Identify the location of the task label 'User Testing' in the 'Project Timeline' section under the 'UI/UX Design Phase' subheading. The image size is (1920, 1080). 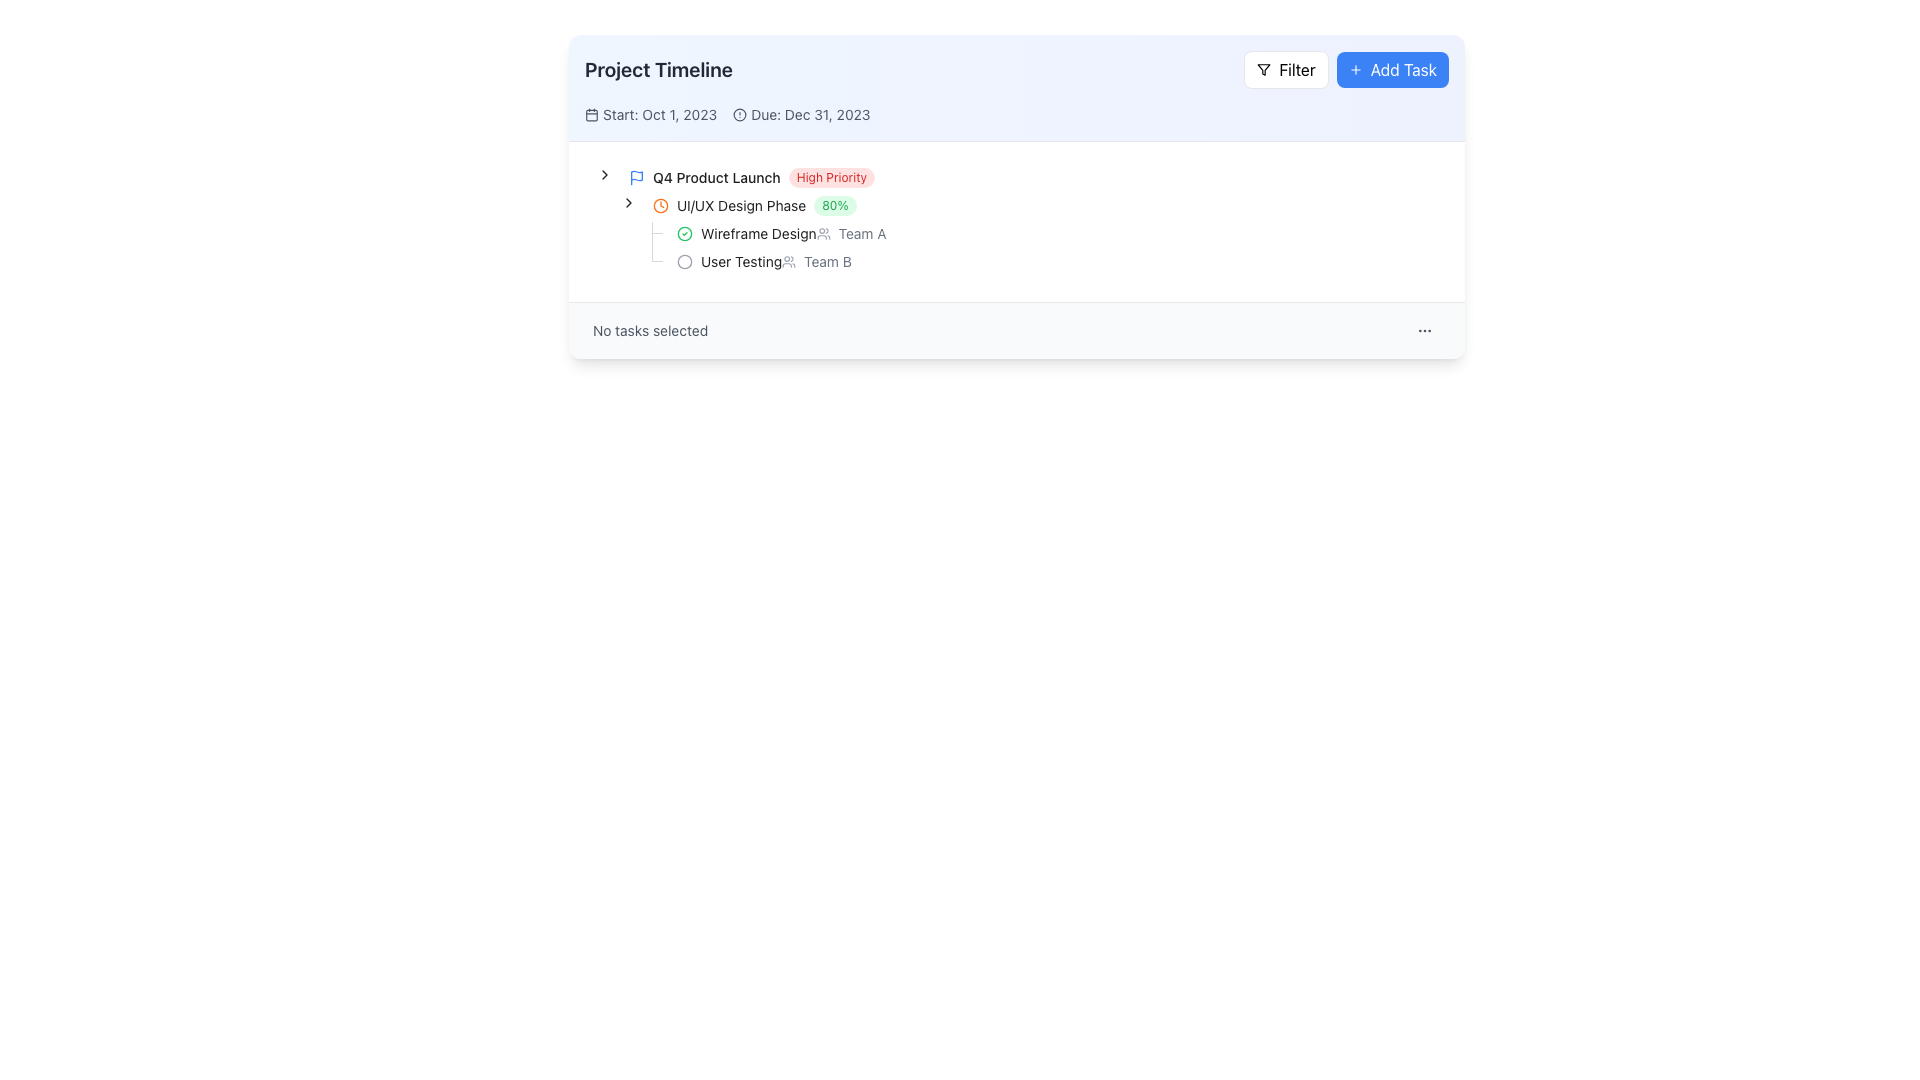
(728, 261).